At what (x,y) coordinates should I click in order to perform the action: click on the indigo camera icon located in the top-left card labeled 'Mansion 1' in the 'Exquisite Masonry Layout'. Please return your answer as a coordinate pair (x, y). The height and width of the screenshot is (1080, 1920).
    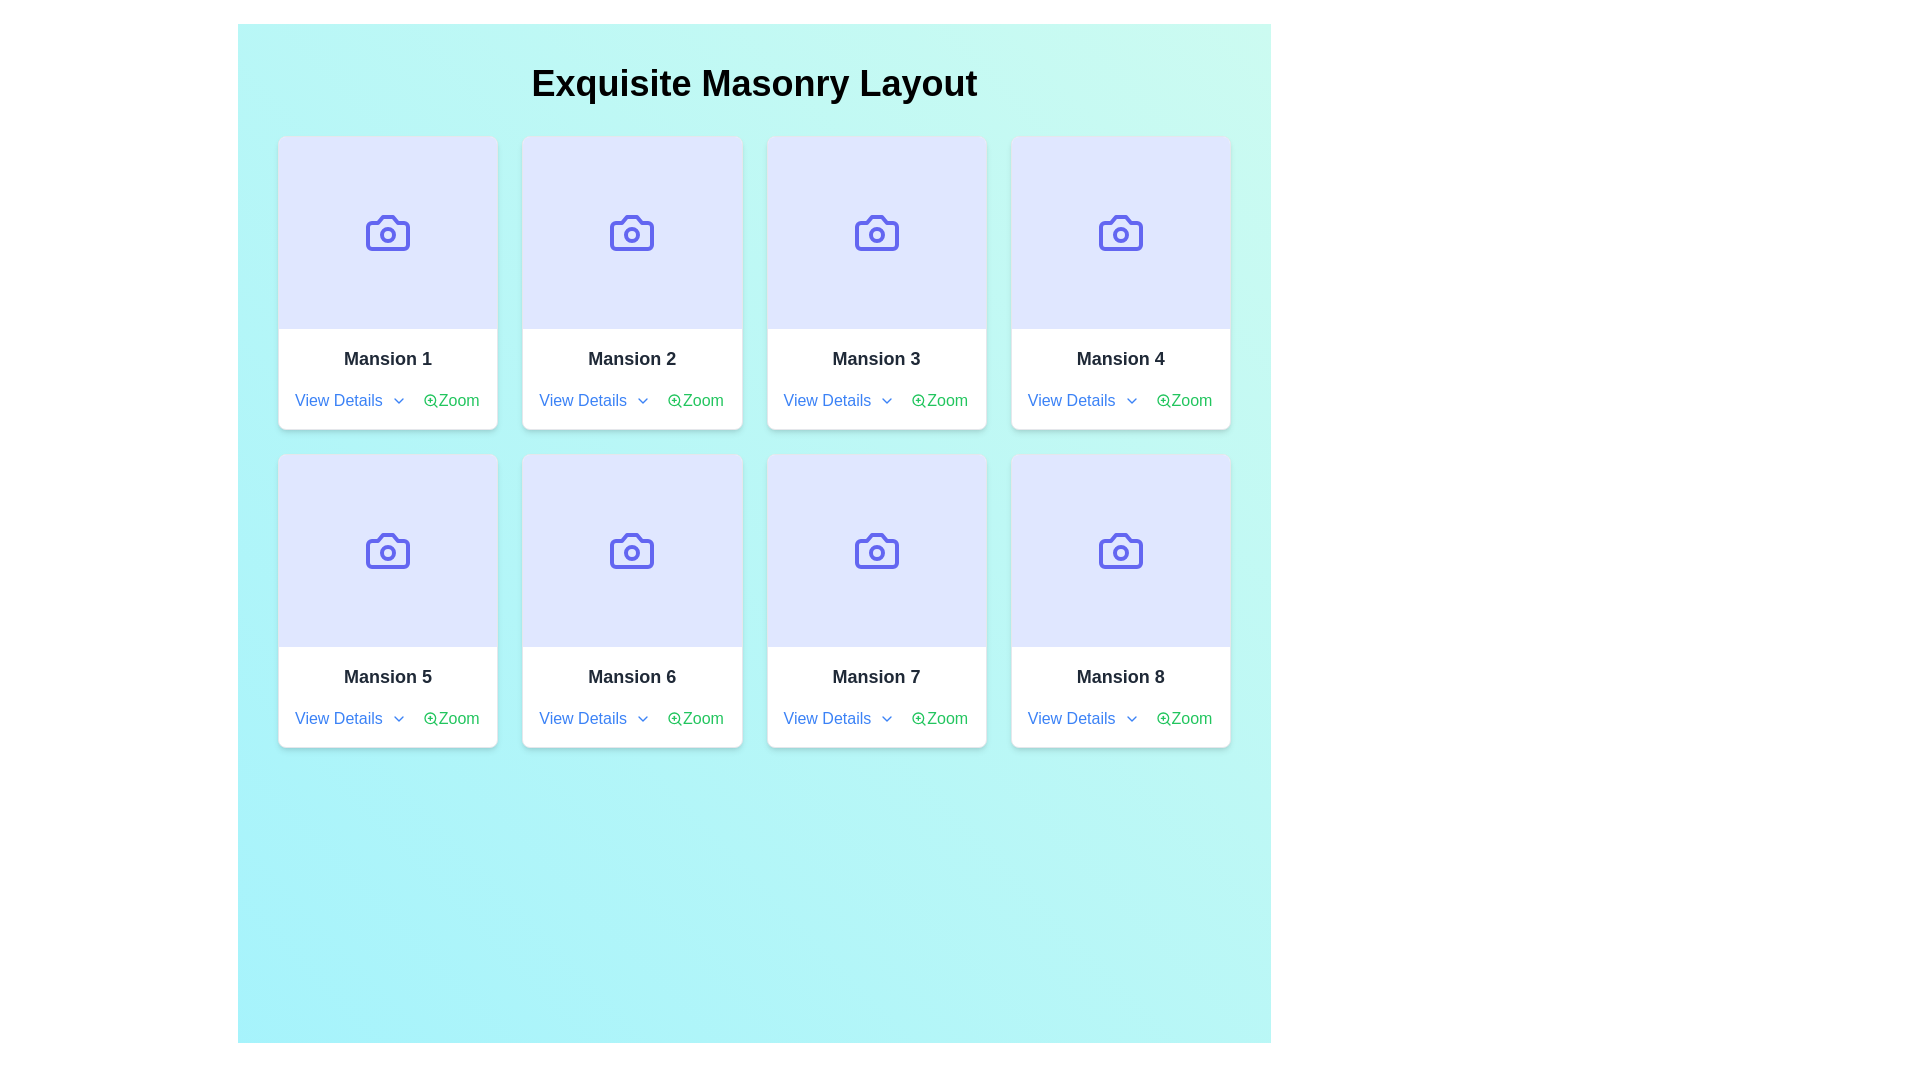
    Looking at the image, I should click on (388, 231).